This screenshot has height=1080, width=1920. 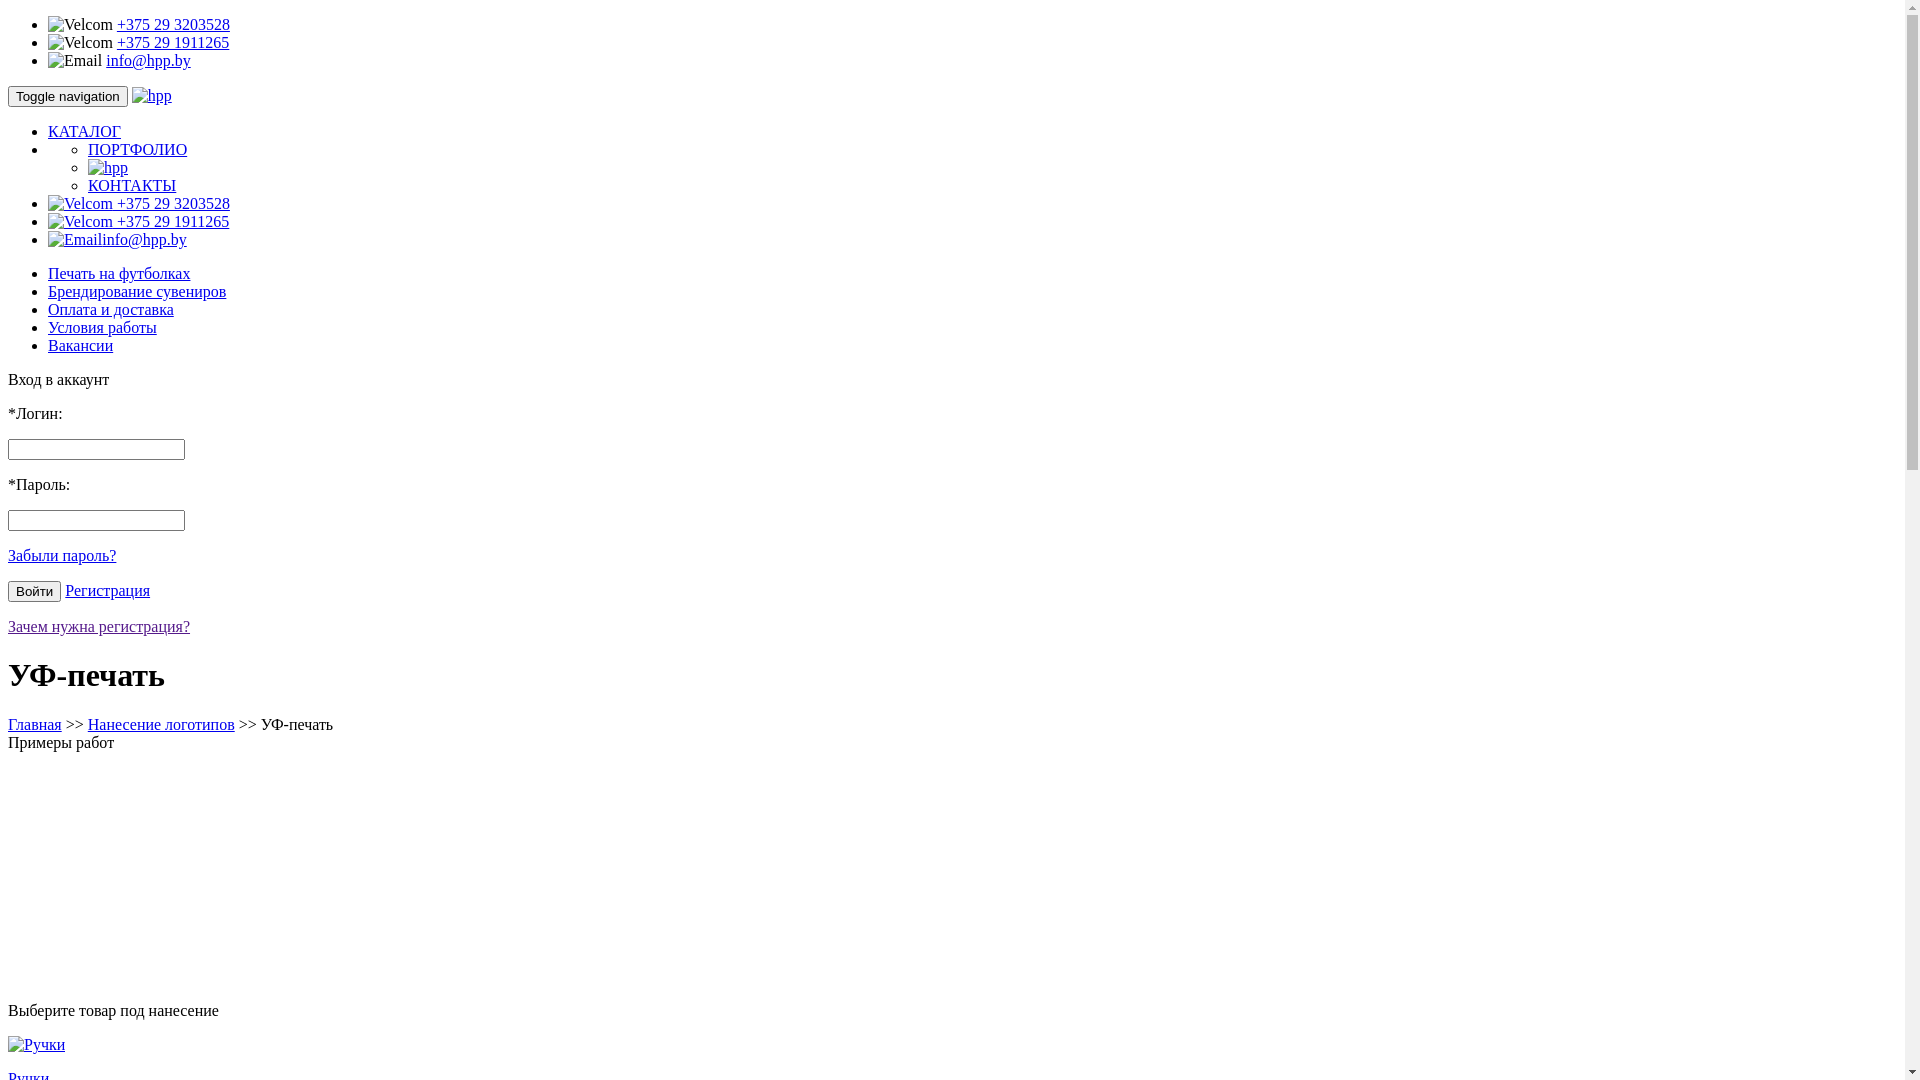 I want to click on 'info@hpp.by', so click(x=104, y=59).